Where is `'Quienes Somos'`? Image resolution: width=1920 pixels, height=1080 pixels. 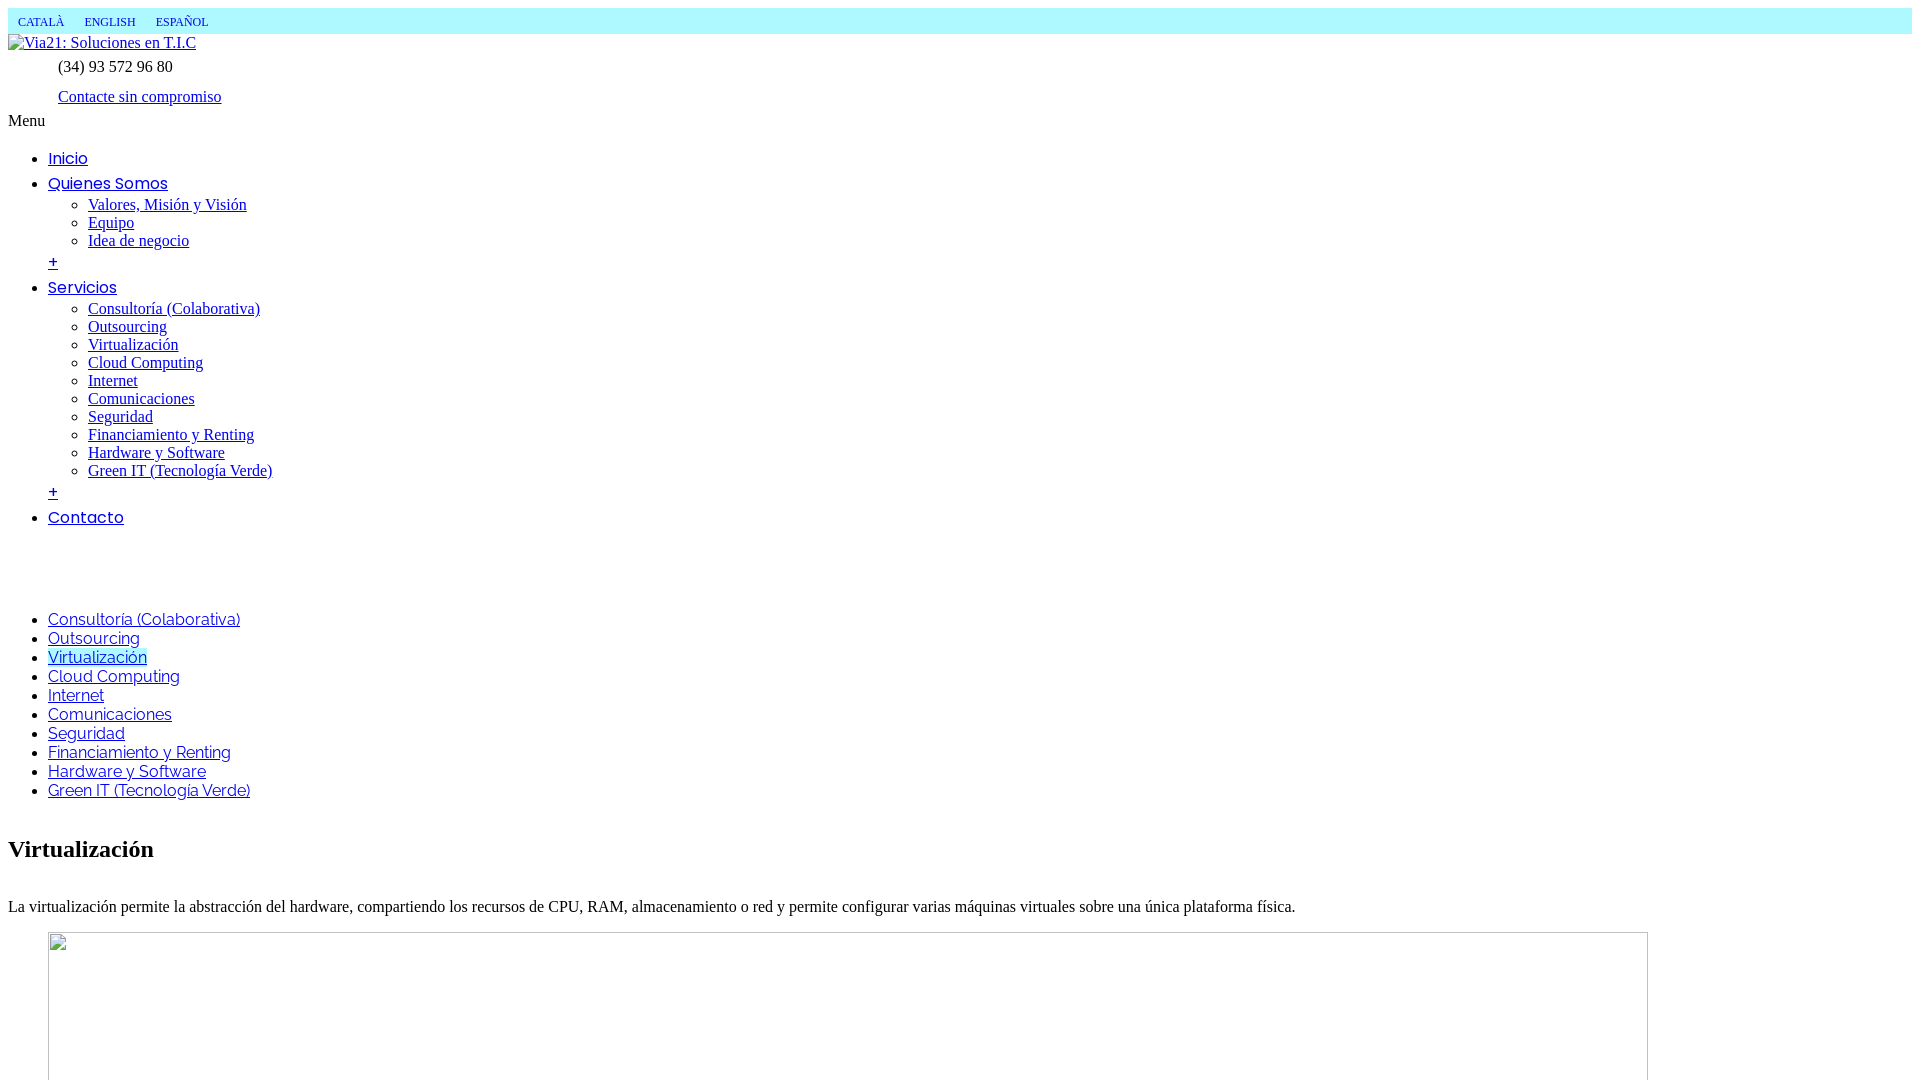 'Quienes Somos' is located at coordinates (106, 183).